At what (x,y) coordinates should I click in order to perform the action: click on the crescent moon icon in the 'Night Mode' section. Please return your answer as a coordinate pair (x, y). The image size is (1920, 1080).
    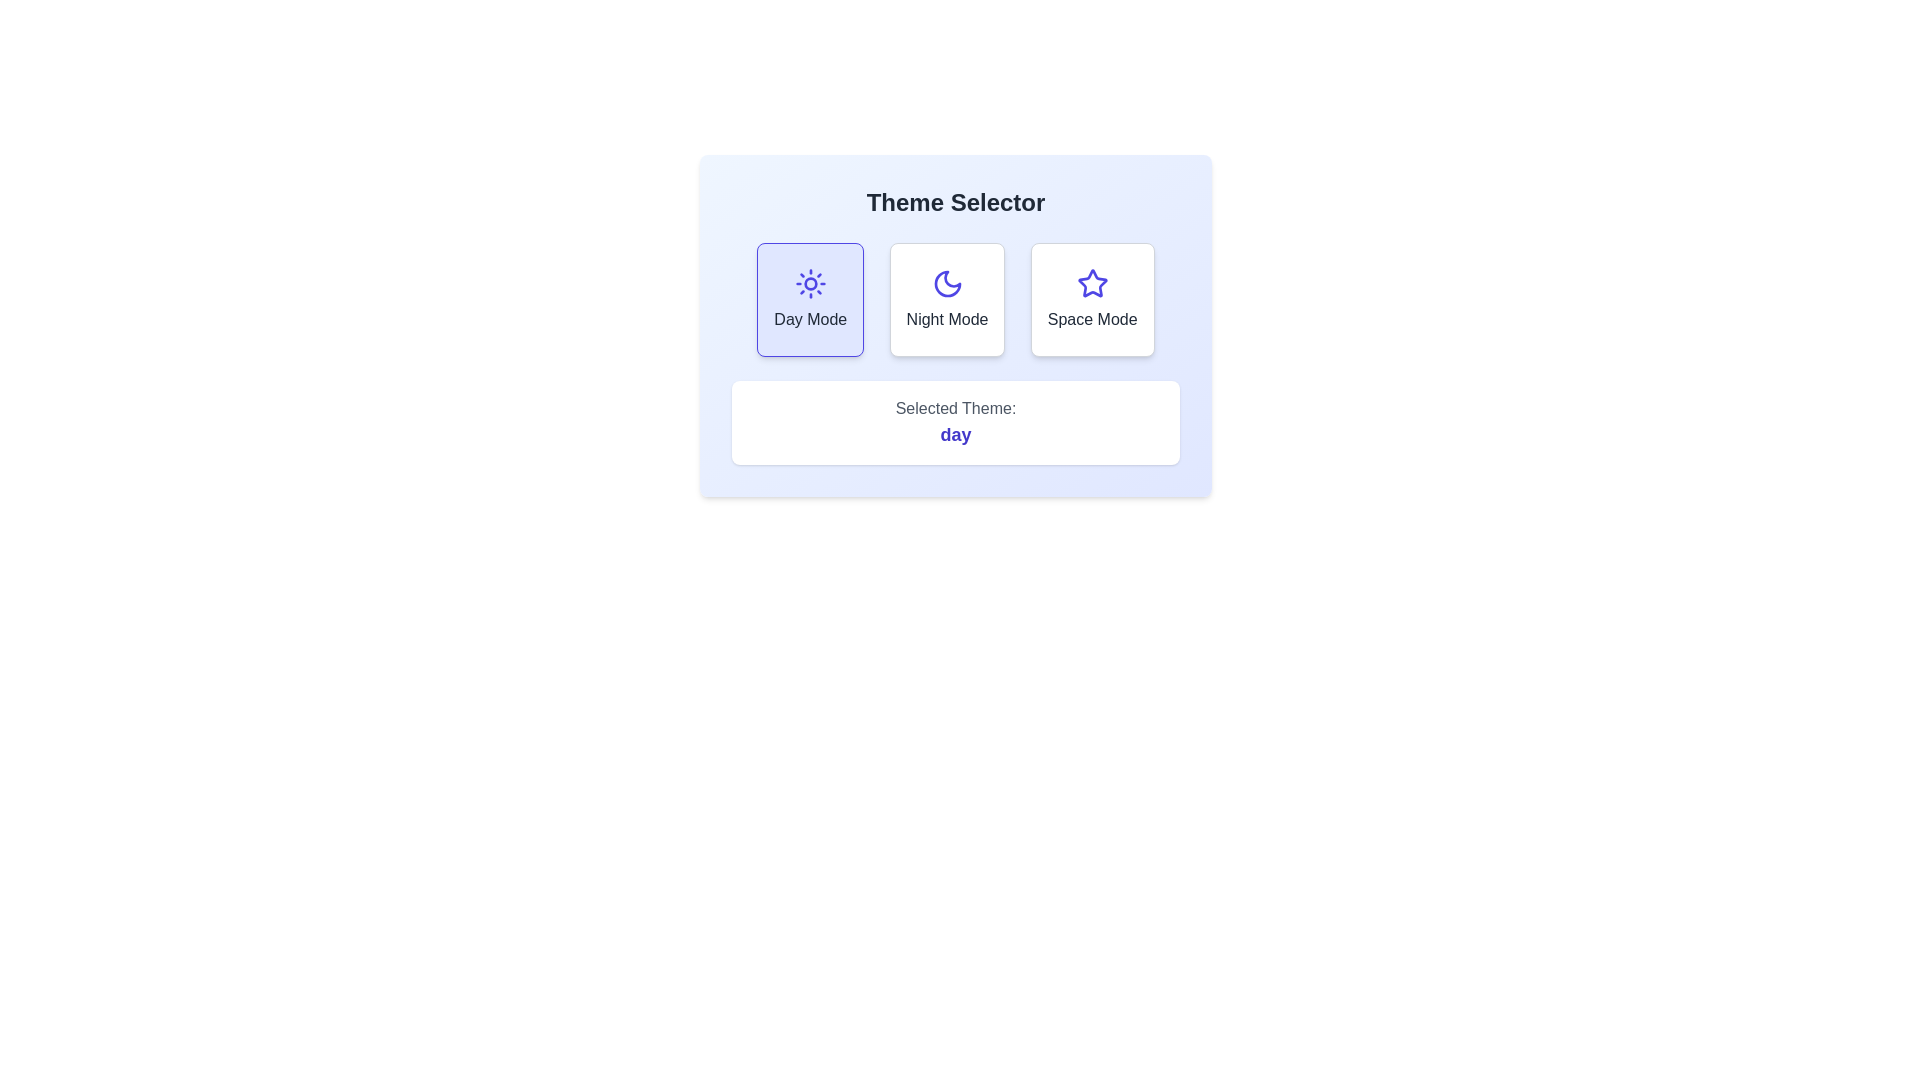
    Looking at the image, I should click on (946, 284).